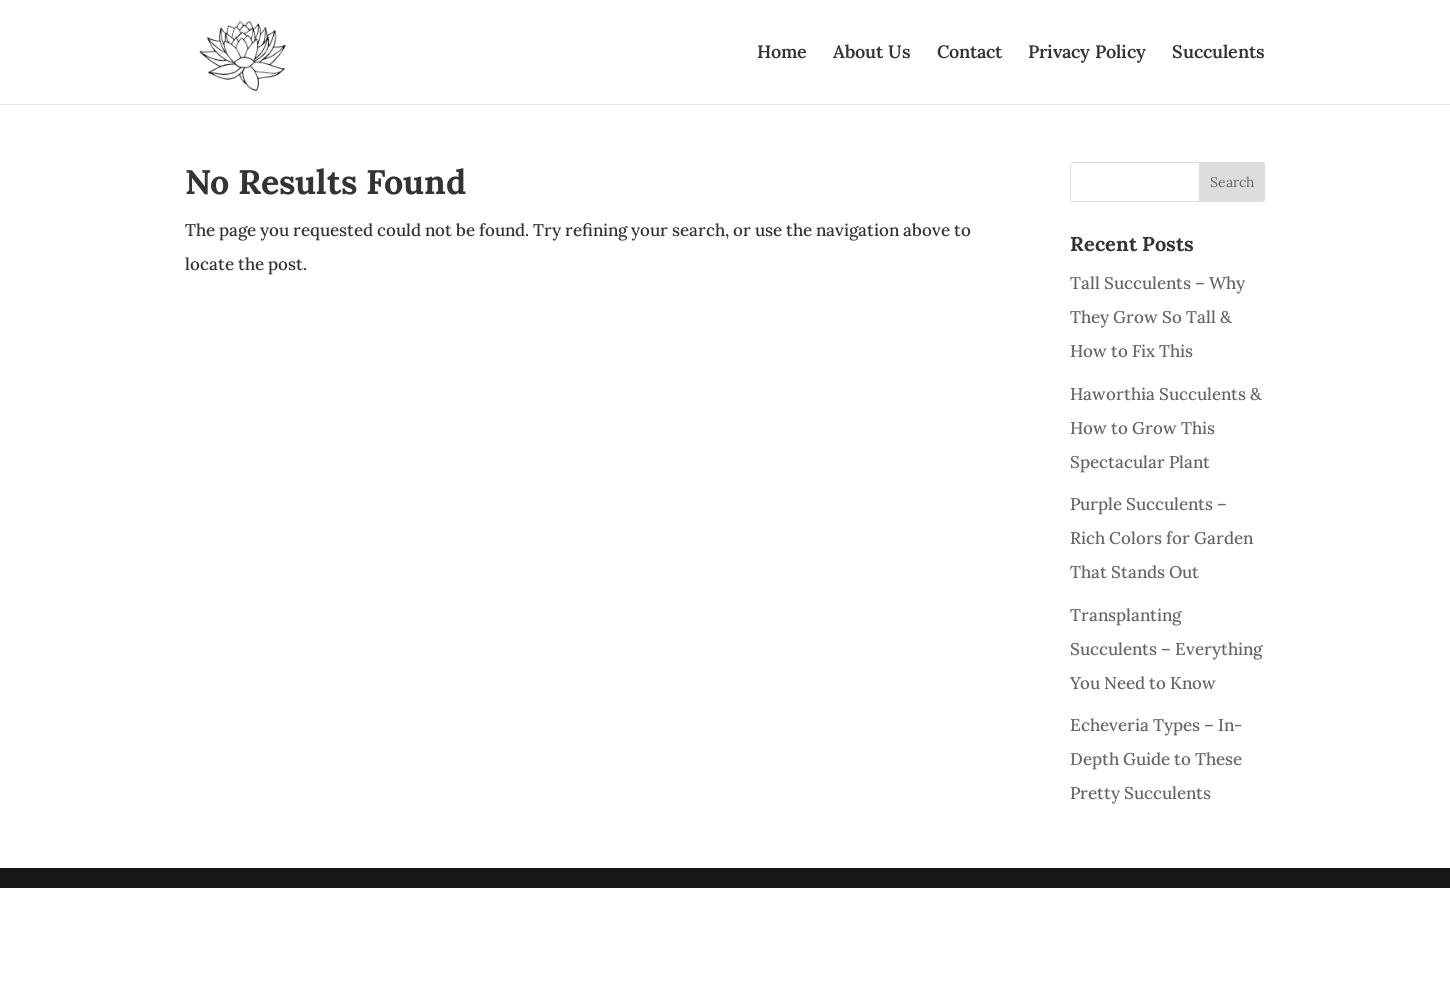 Image resolution: width=1450 pixels, height=1000 pixels. What do you see at coordinates (781, 51) in the screenshot?
I see `'Home'` at bounding box center [781, 51].